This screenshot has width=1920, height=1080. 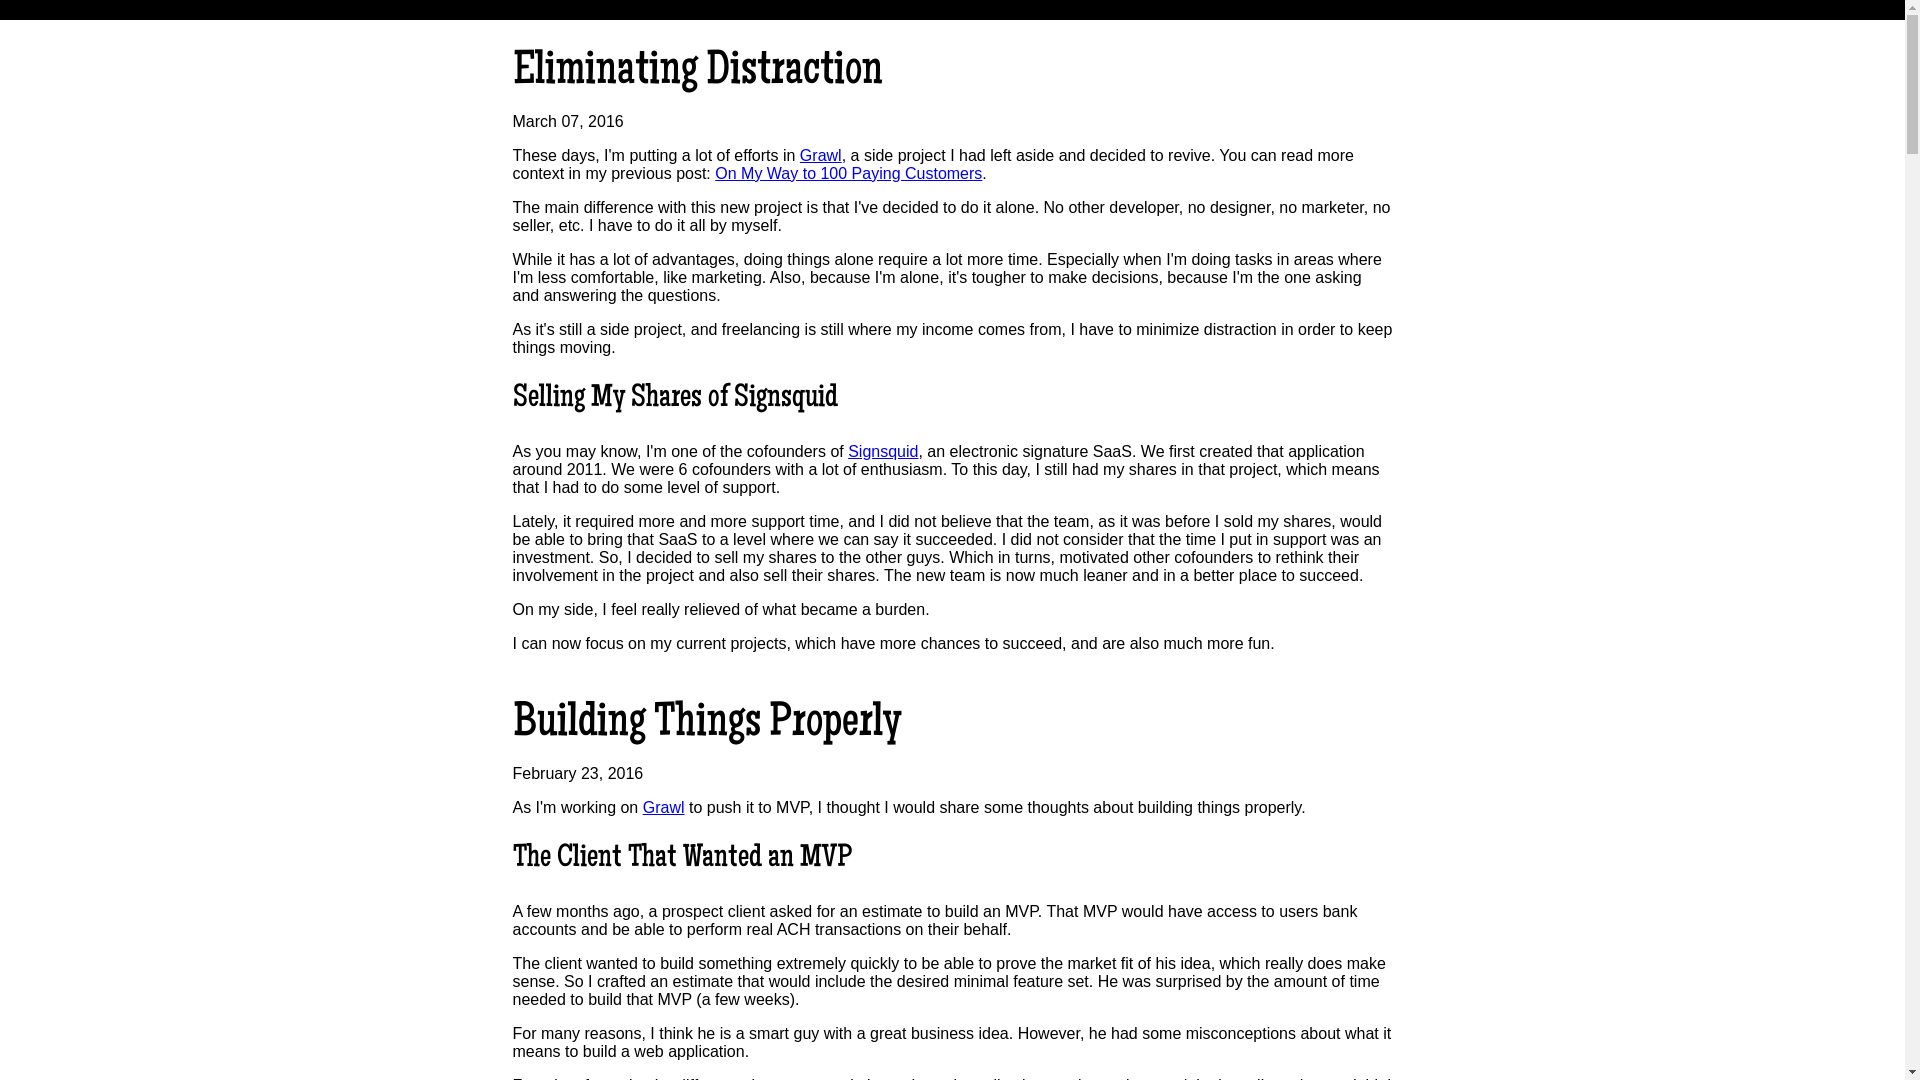 I want to click on 'Building Things Properly', so click(x=512, y=725).